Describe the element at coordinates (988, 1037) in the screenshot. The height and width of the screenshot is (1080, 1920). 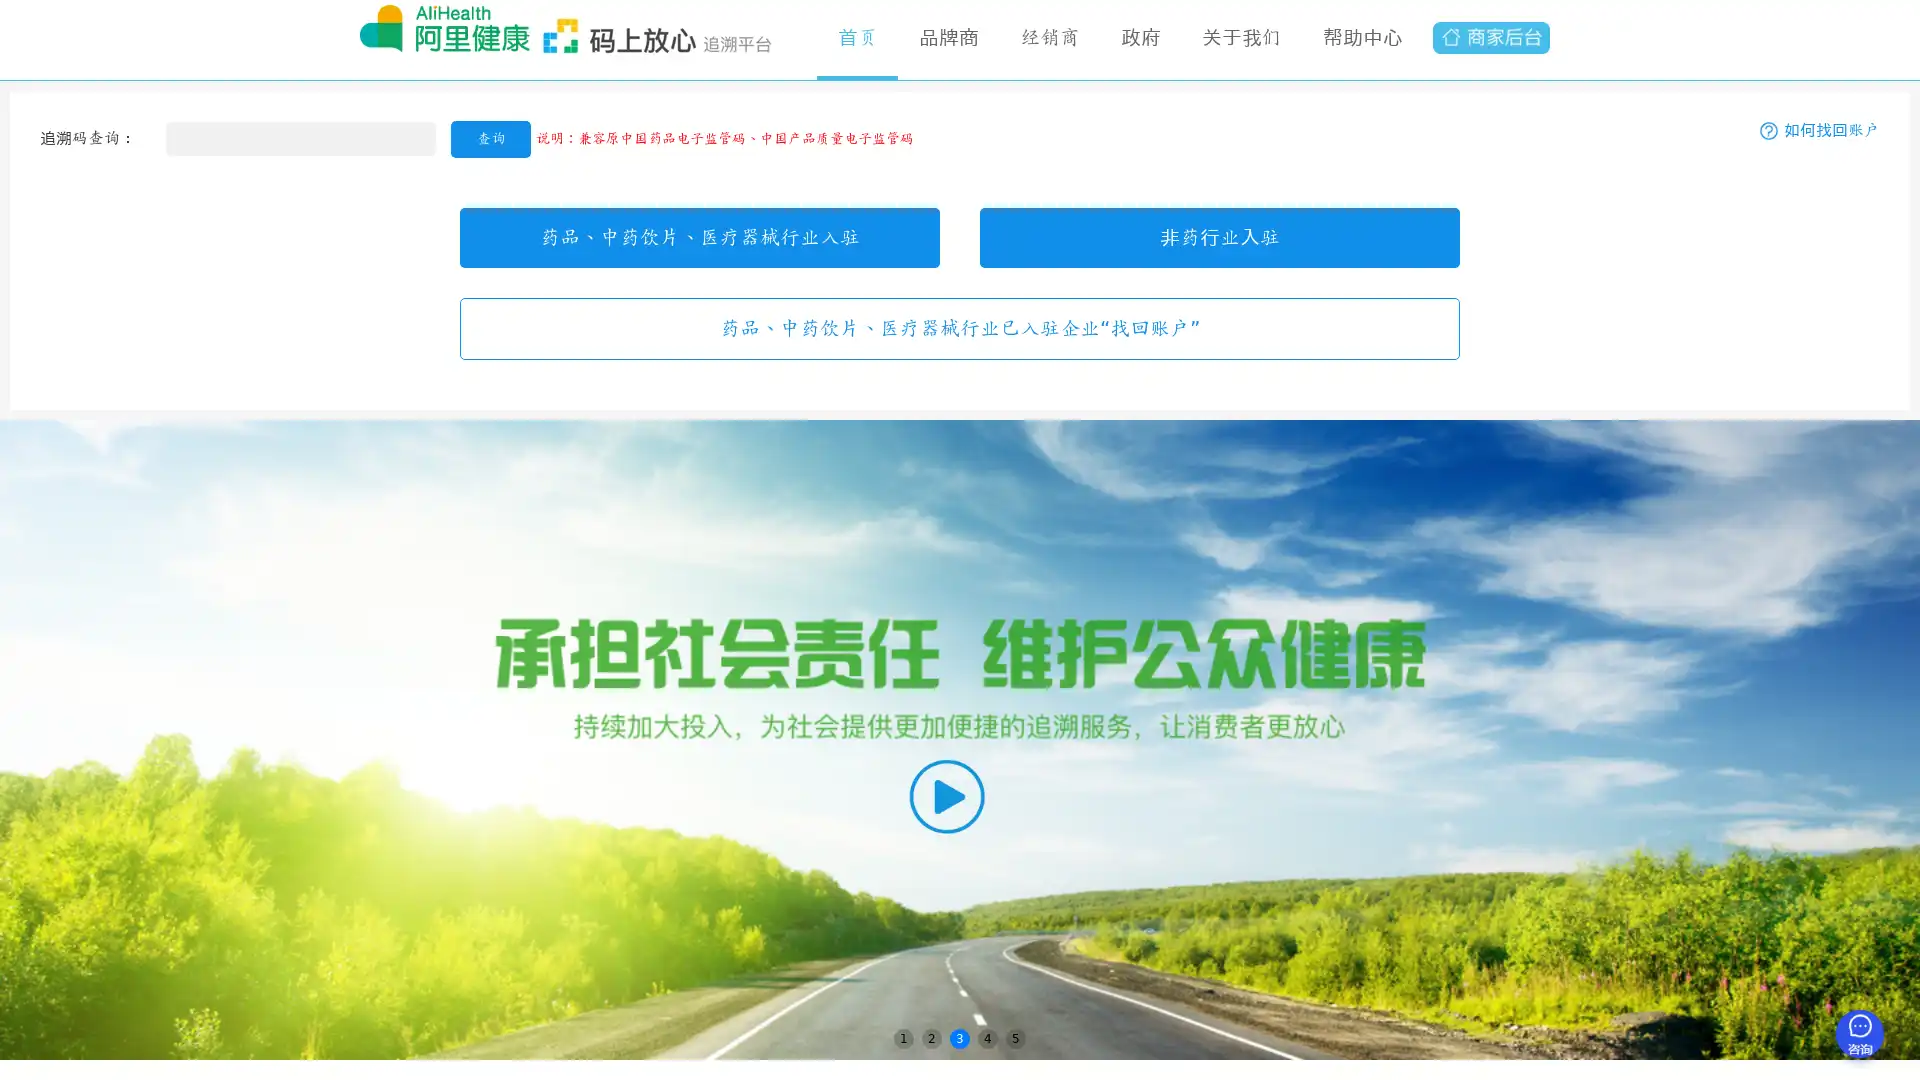
I see `Go to slide 4` at that location.